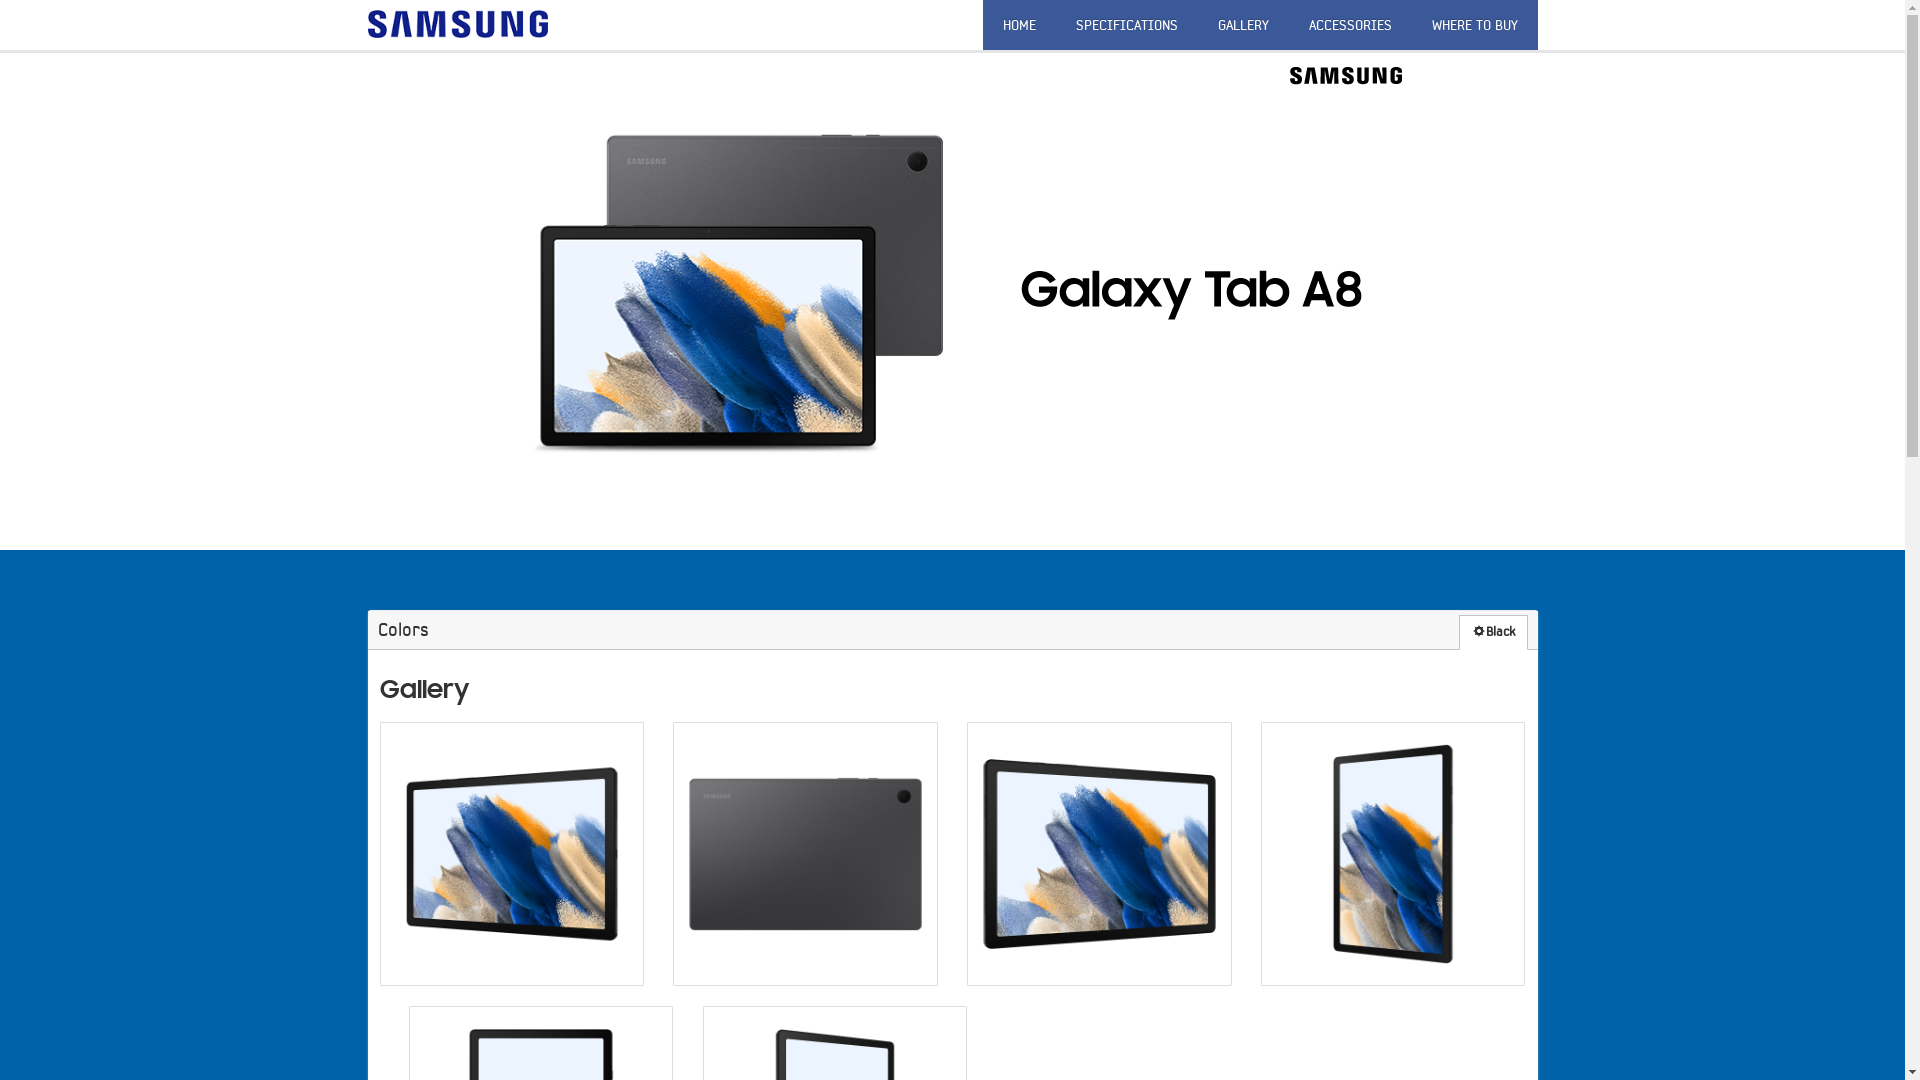  What do you see at coordinates (1349, 24) in the screenshot?
I see `'ACCESSORIES'` at bounding box center [1349, 24].